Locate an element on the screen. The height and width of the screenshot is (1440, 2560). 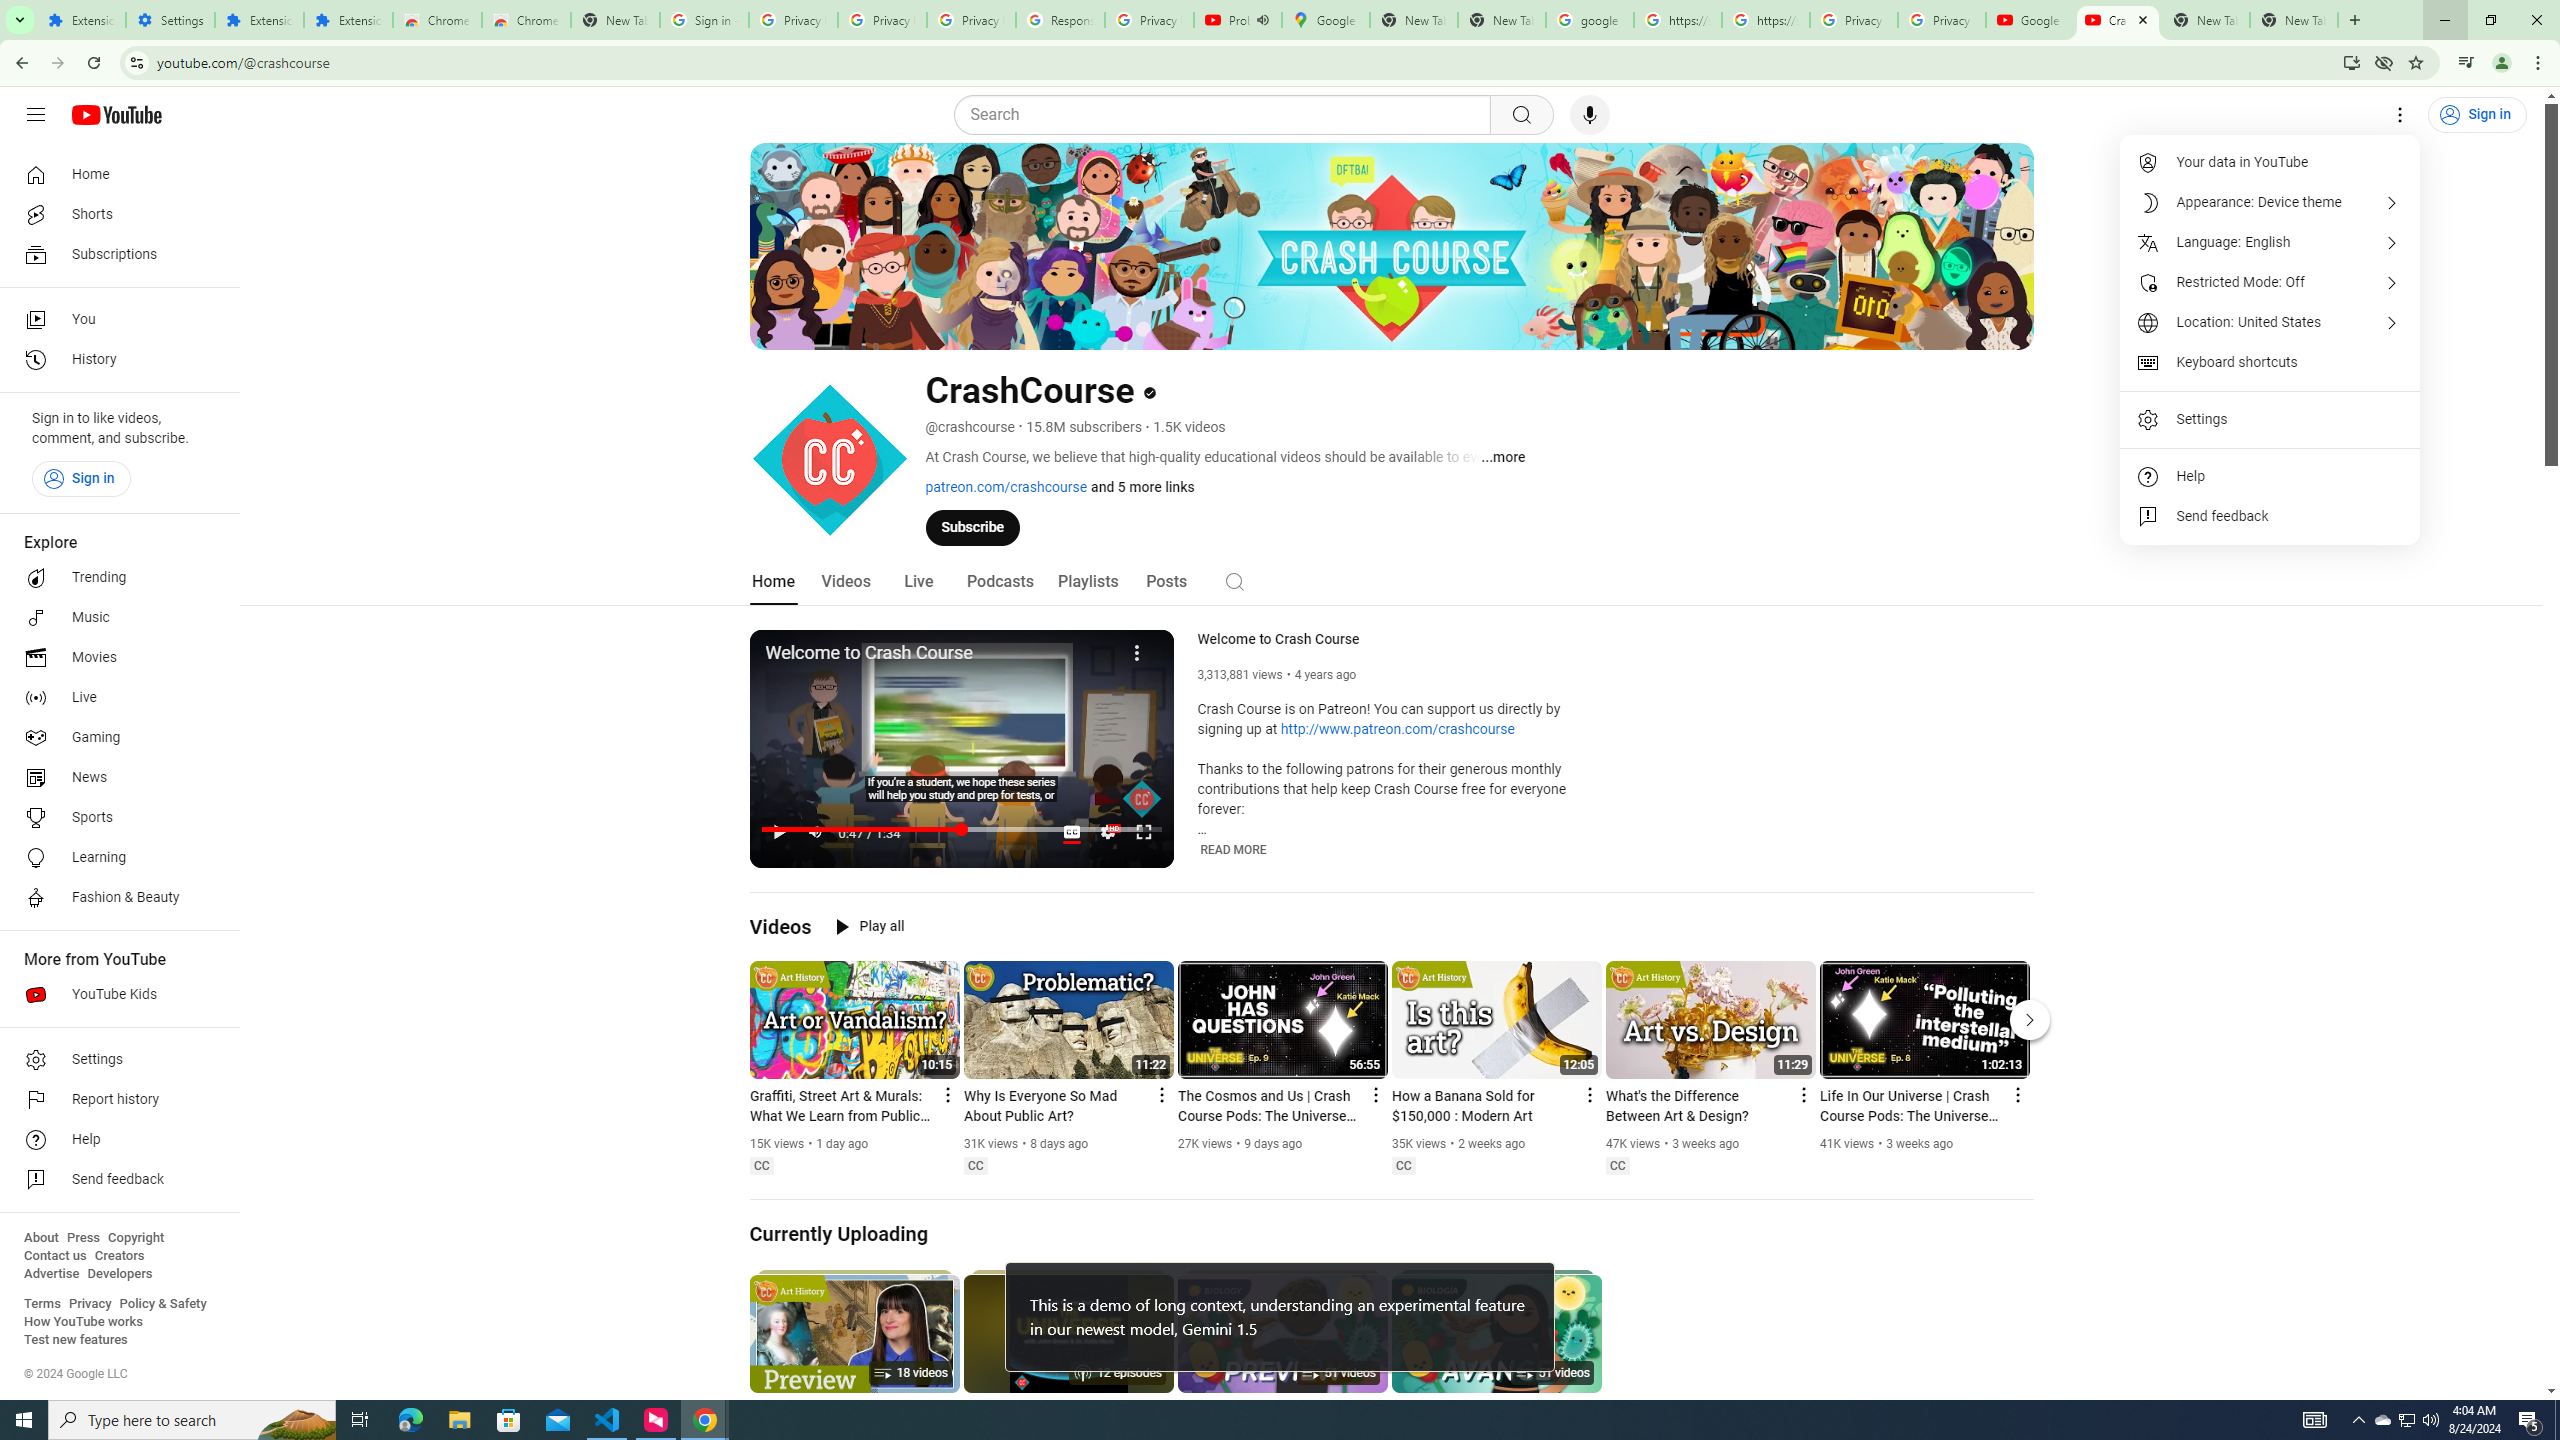
'Install YouTube' is located at coordinates (2351, 61).